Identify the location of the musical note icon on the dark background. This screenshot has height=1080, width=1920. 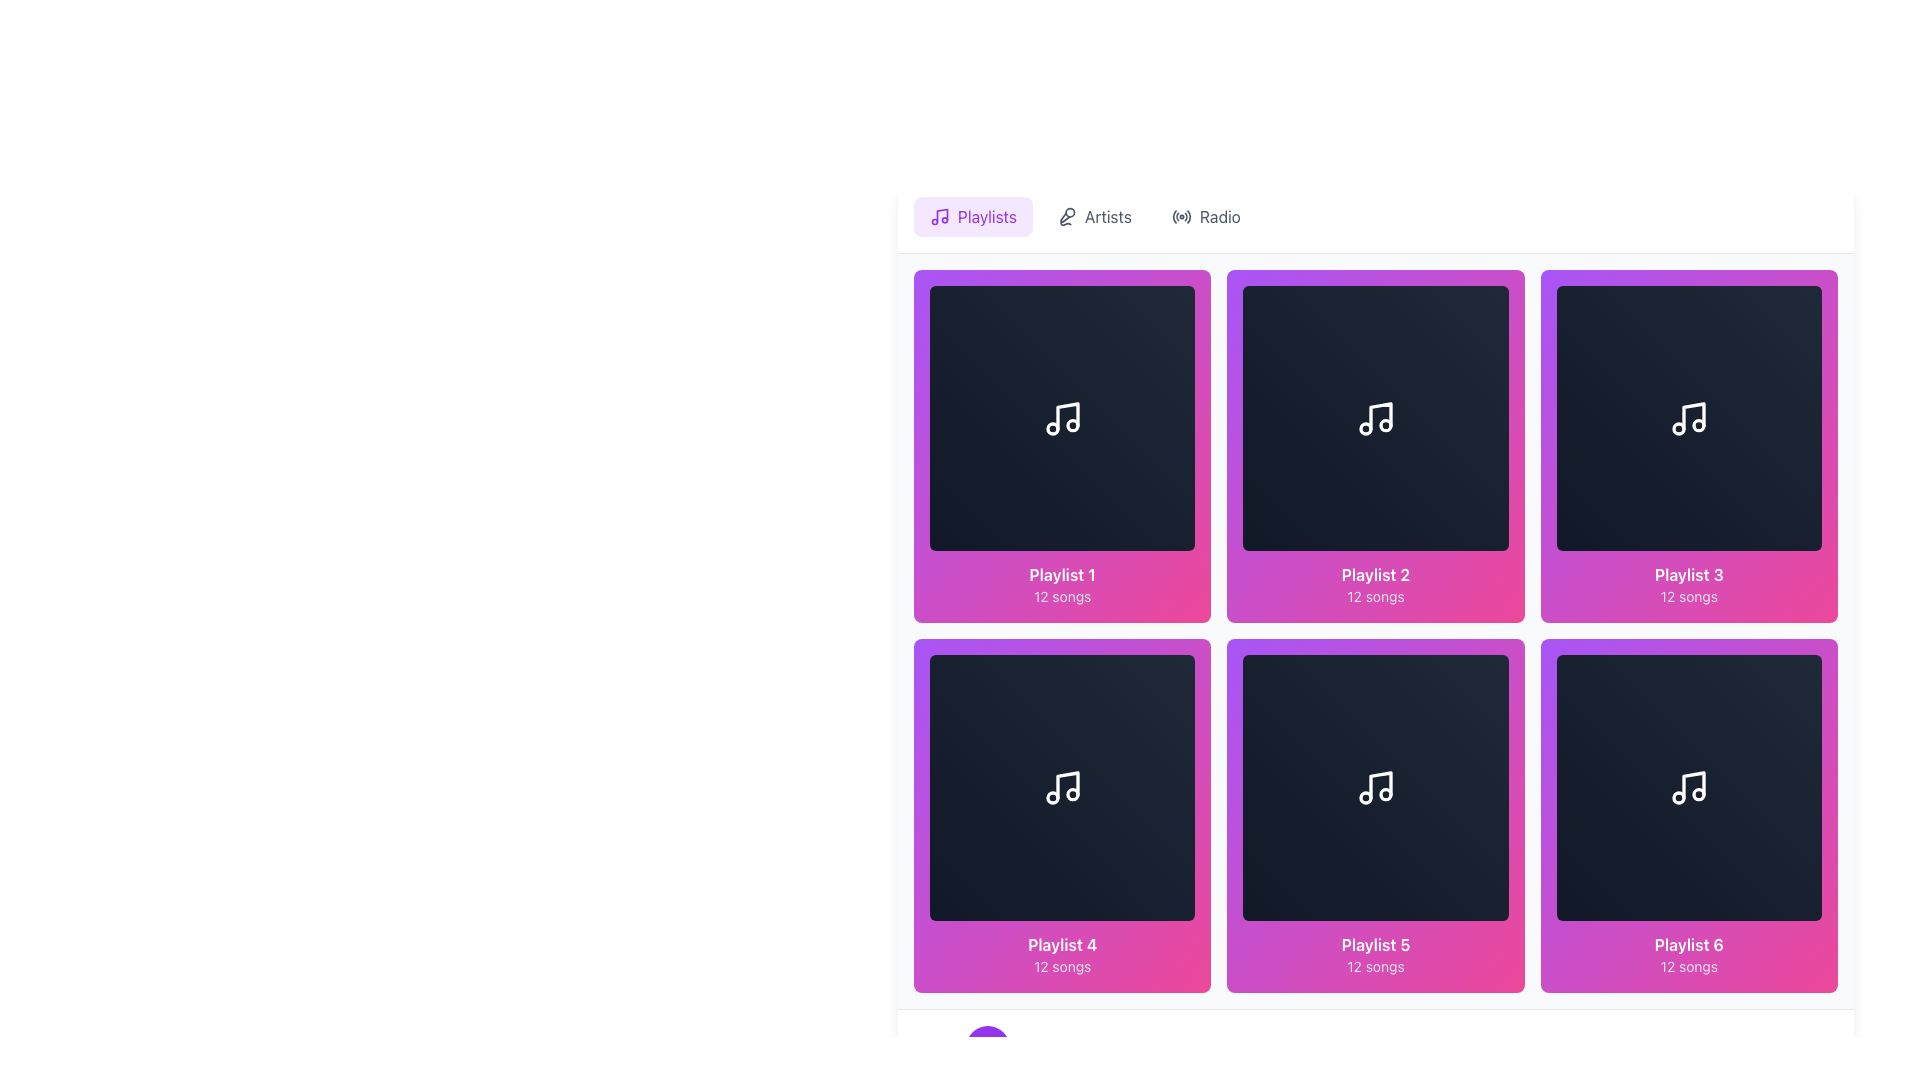
(1688, 417).